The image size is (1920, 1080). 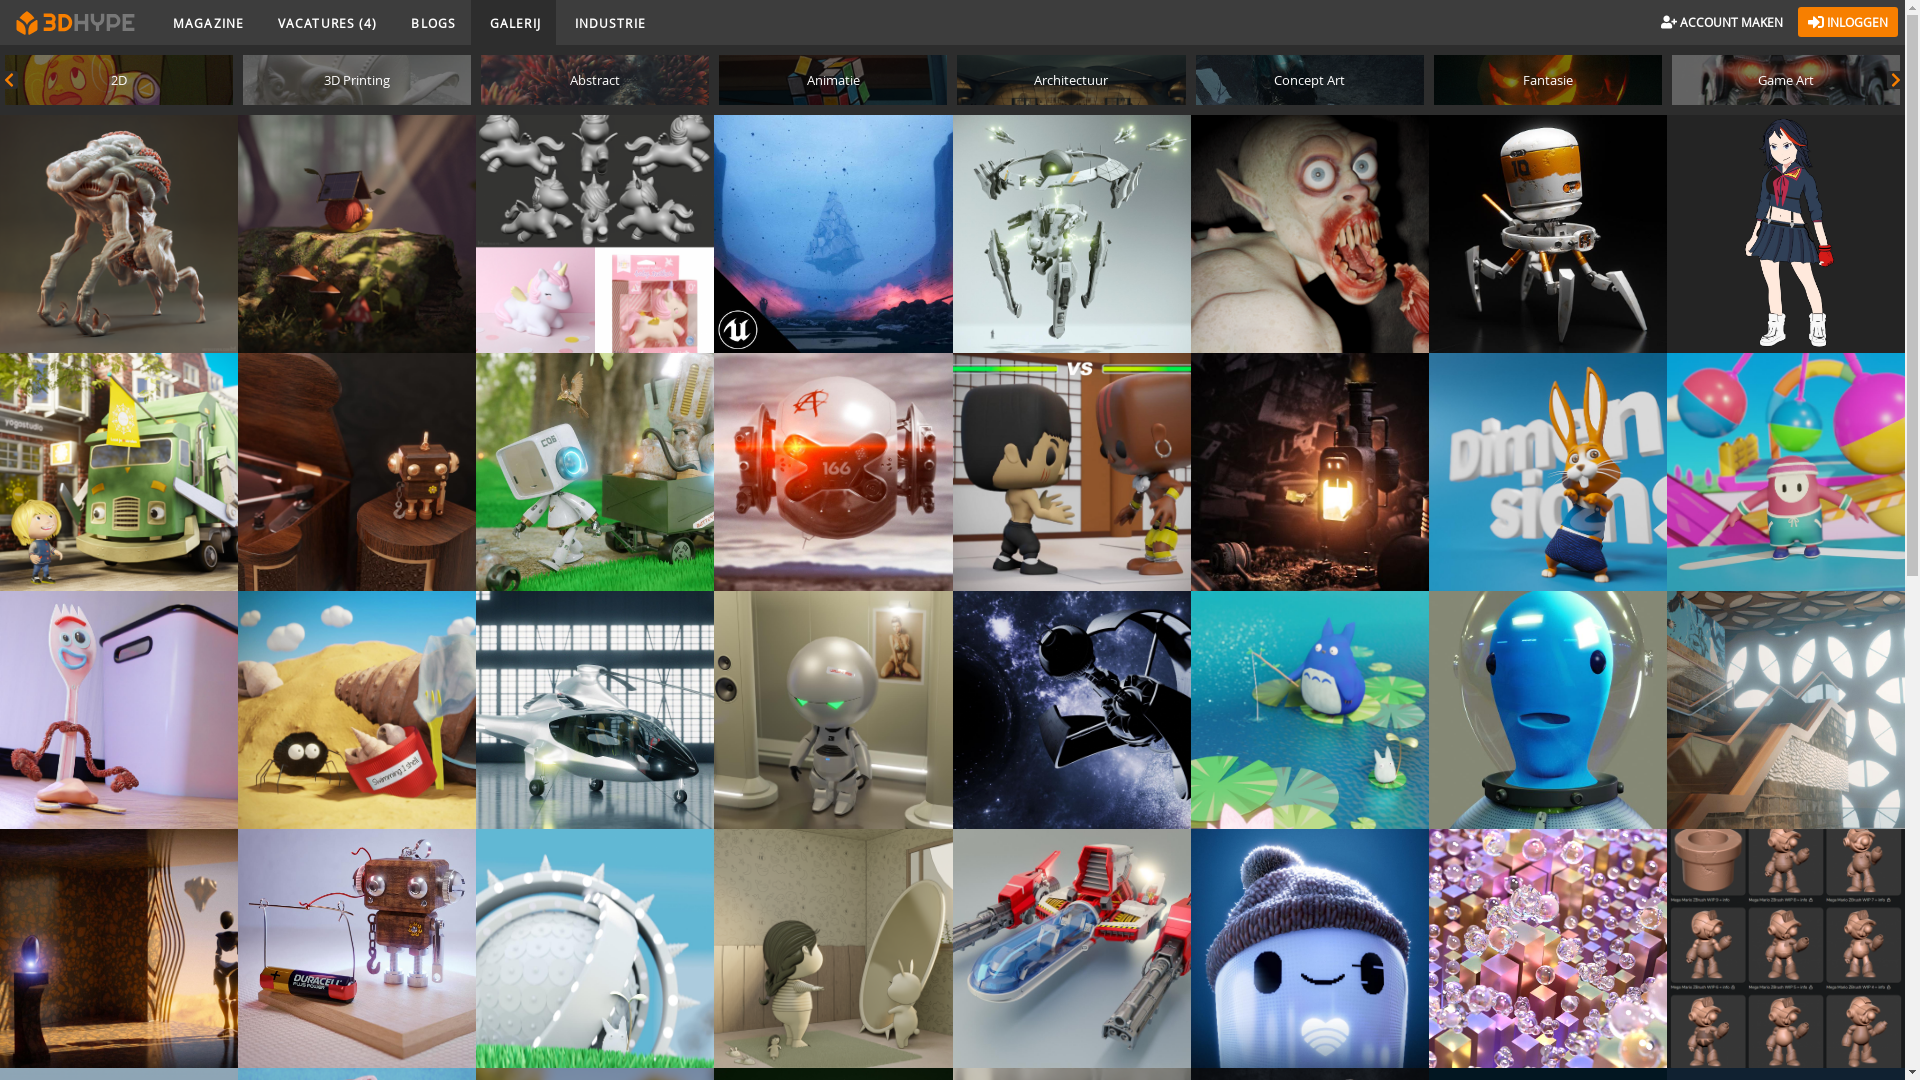 What do you see at coordinates (1756, 79) in the screenshot?
I see `'Game Art'` at bounding box center [1756, 79].